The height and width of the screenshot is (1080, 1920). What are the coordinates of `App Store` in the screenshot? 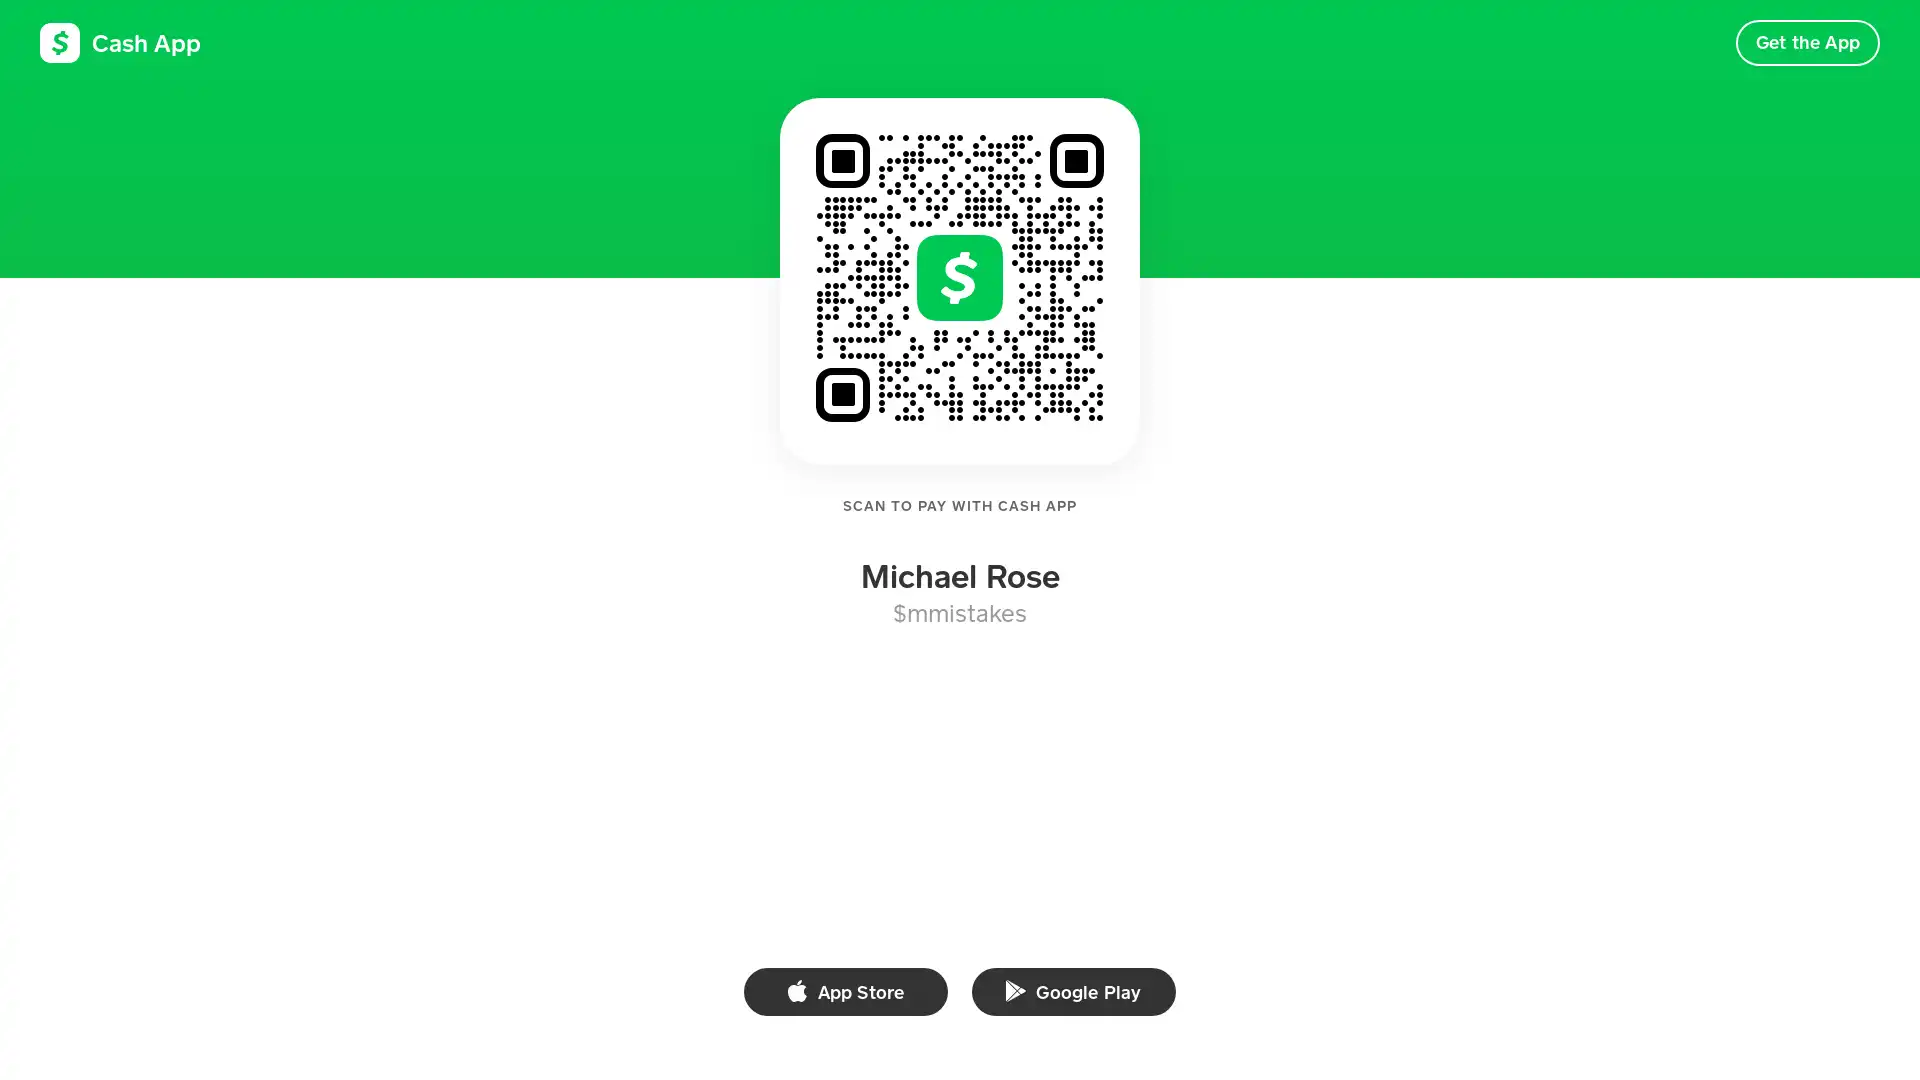 It's located at (845, 991).